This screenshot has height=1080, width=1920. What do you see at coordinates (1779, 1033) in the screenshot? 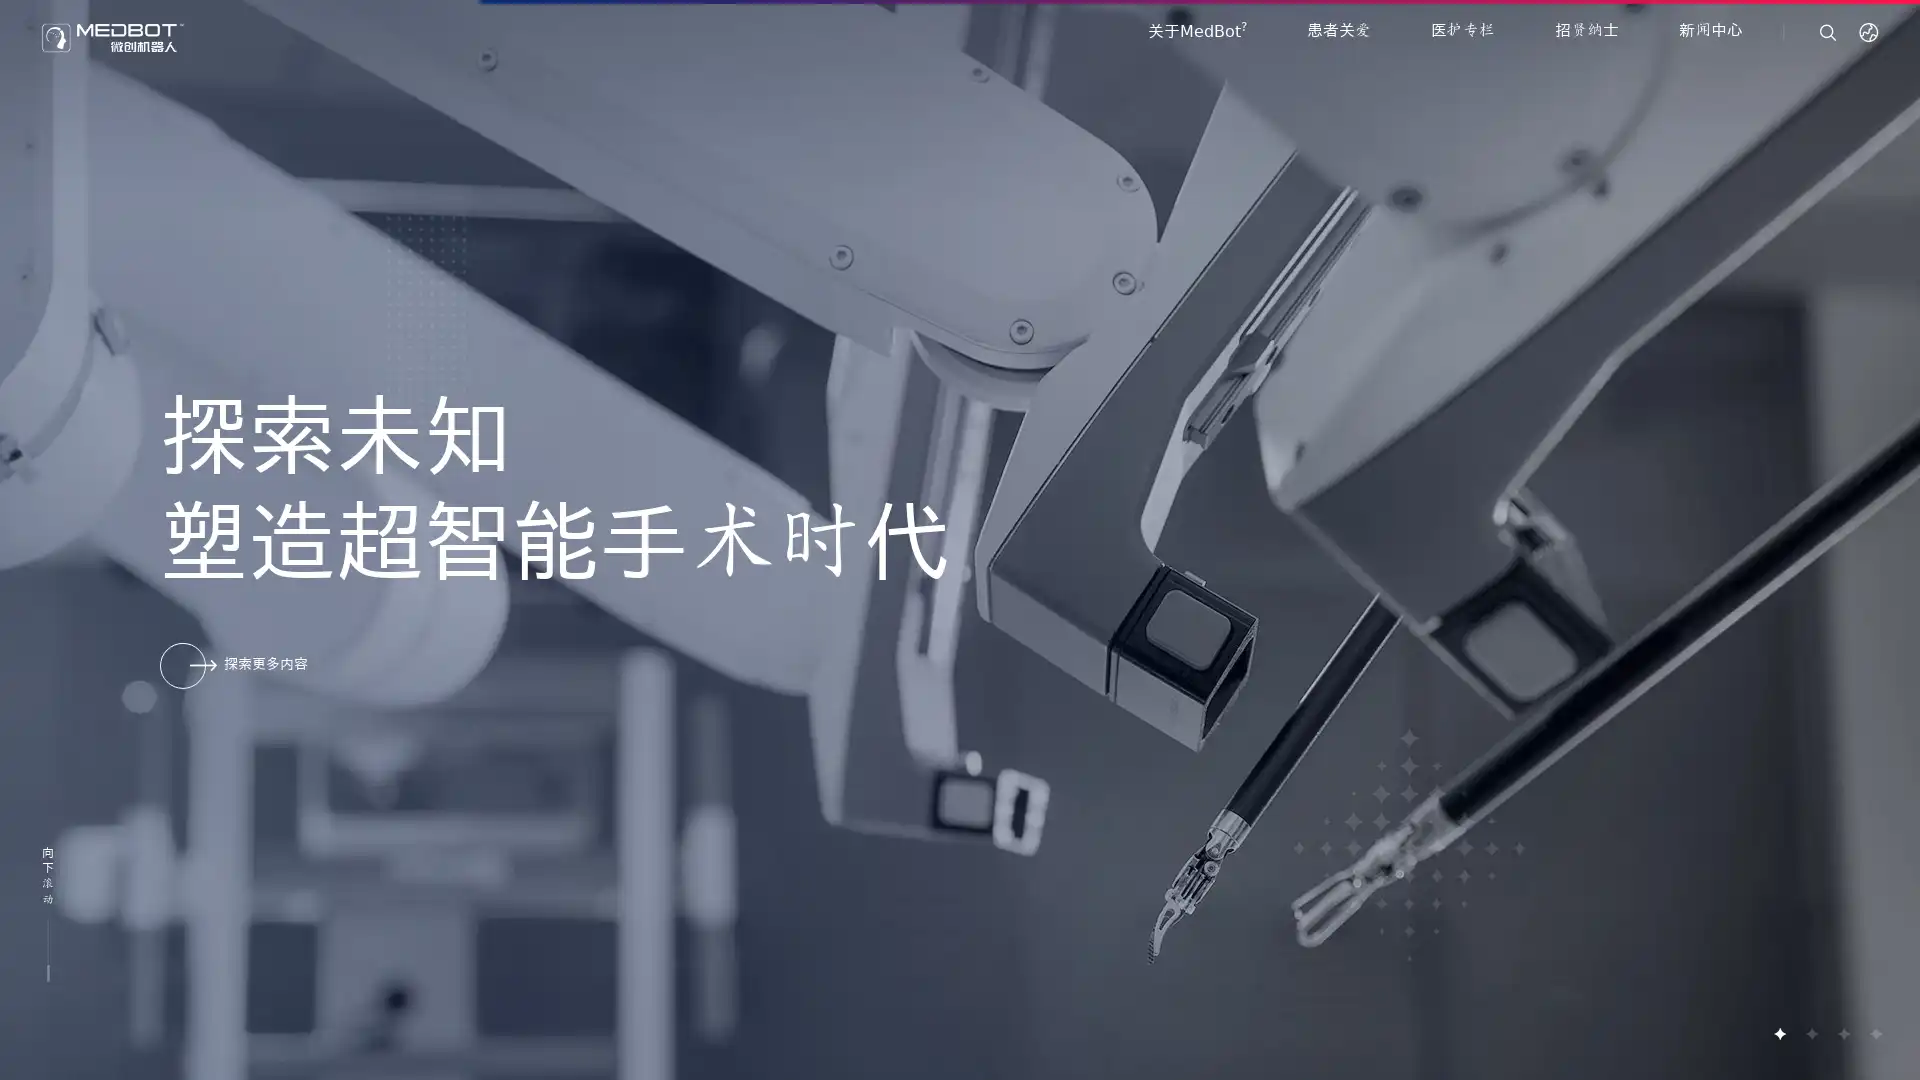
I see `Go to slide 1` at bounding box center [1779, 1033].